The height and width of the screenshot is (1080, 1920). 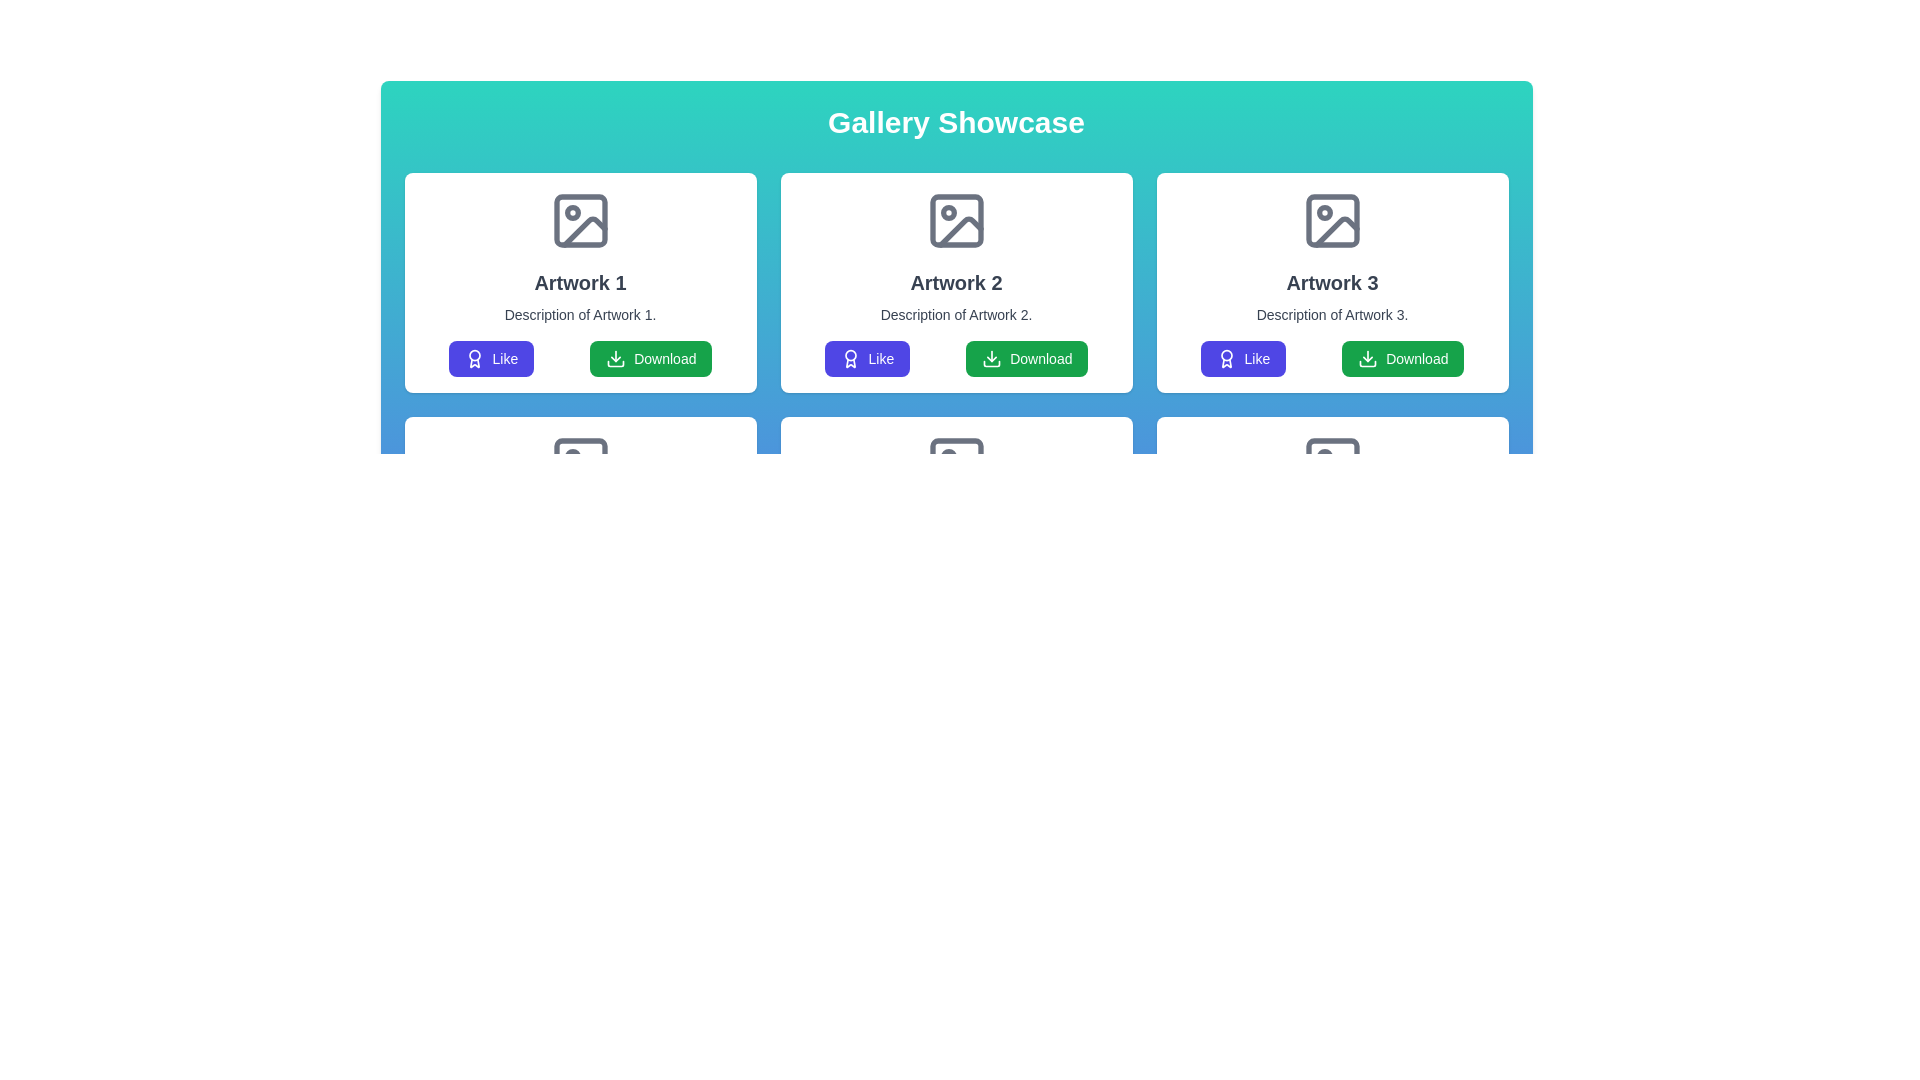 What do you see at coordinates (867, 357) in the screenshot?
I see `the 'Like' button located within the 'Artwork 2' card to express positive feedback for the associated artwork` at bounding box center [867, 357].